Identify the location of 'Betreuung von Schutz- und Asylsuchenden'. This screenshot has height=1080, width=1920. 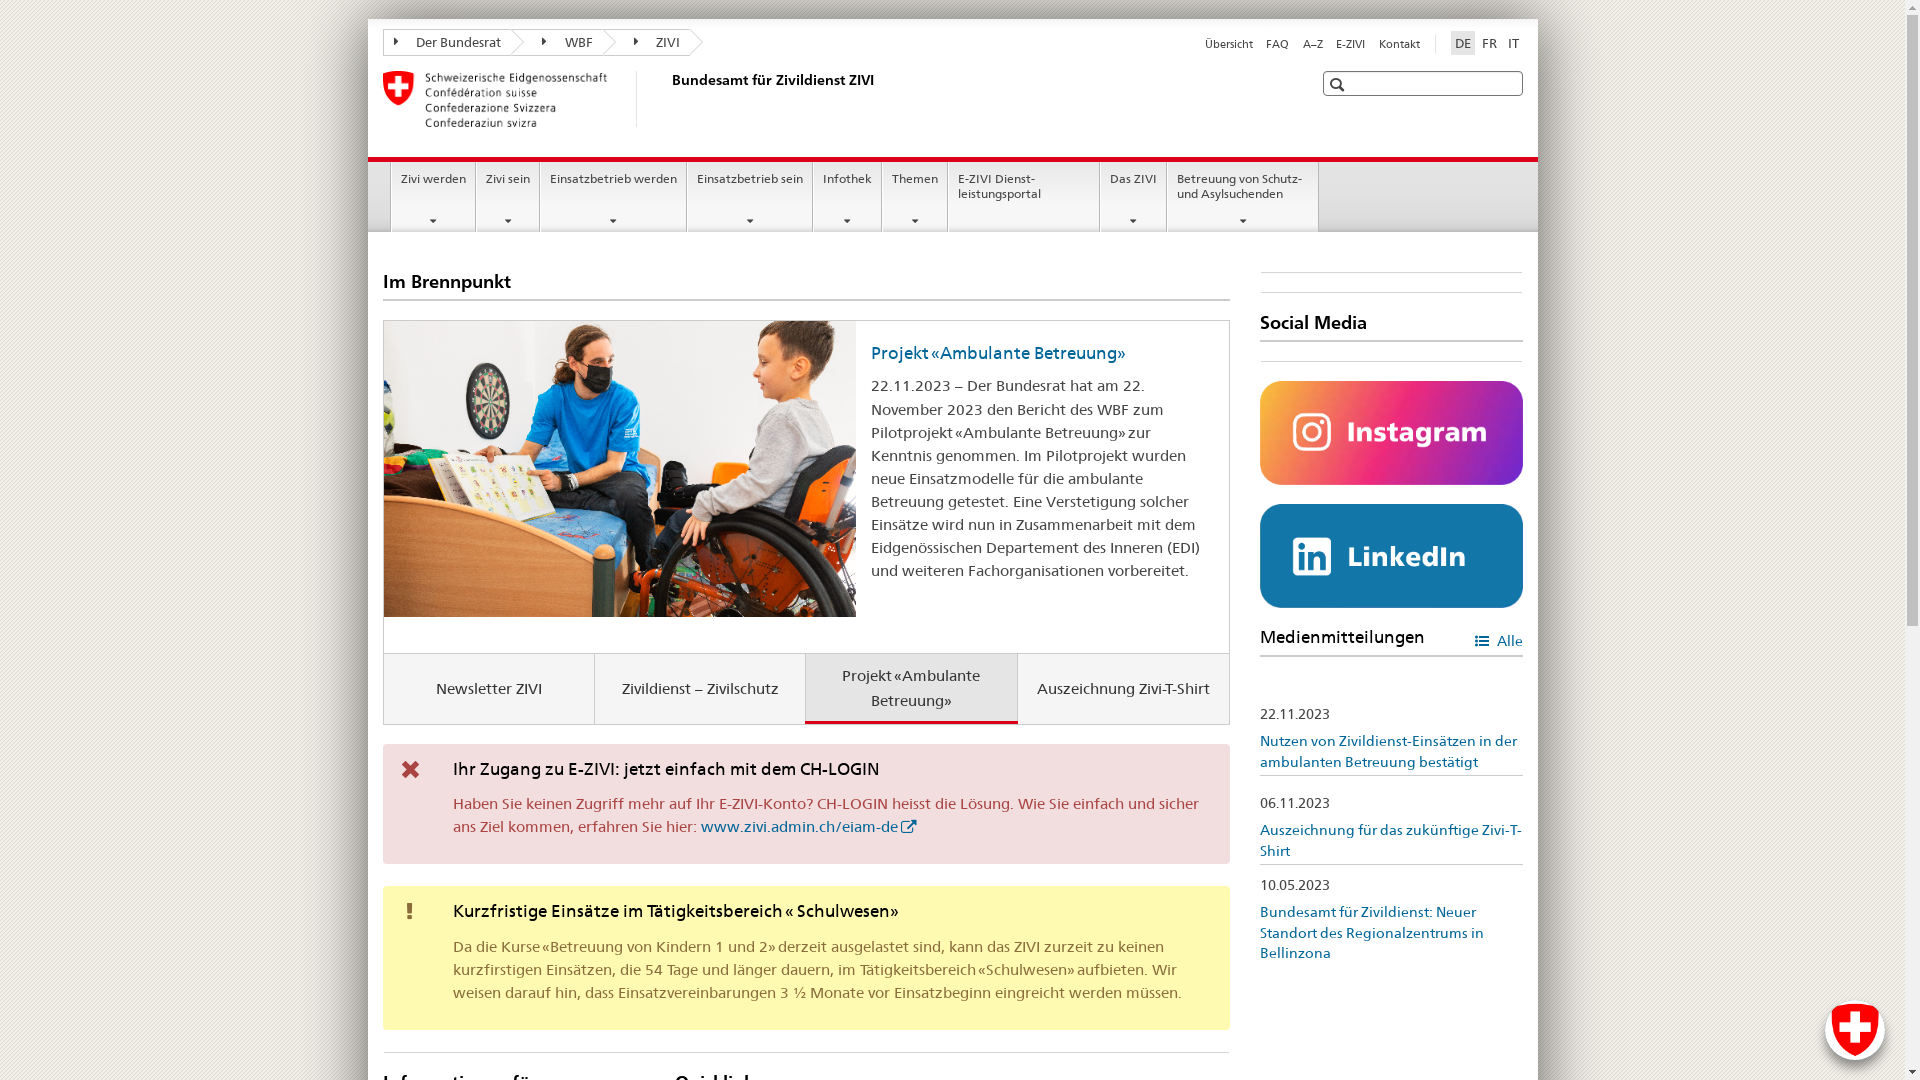
(1242, 196).